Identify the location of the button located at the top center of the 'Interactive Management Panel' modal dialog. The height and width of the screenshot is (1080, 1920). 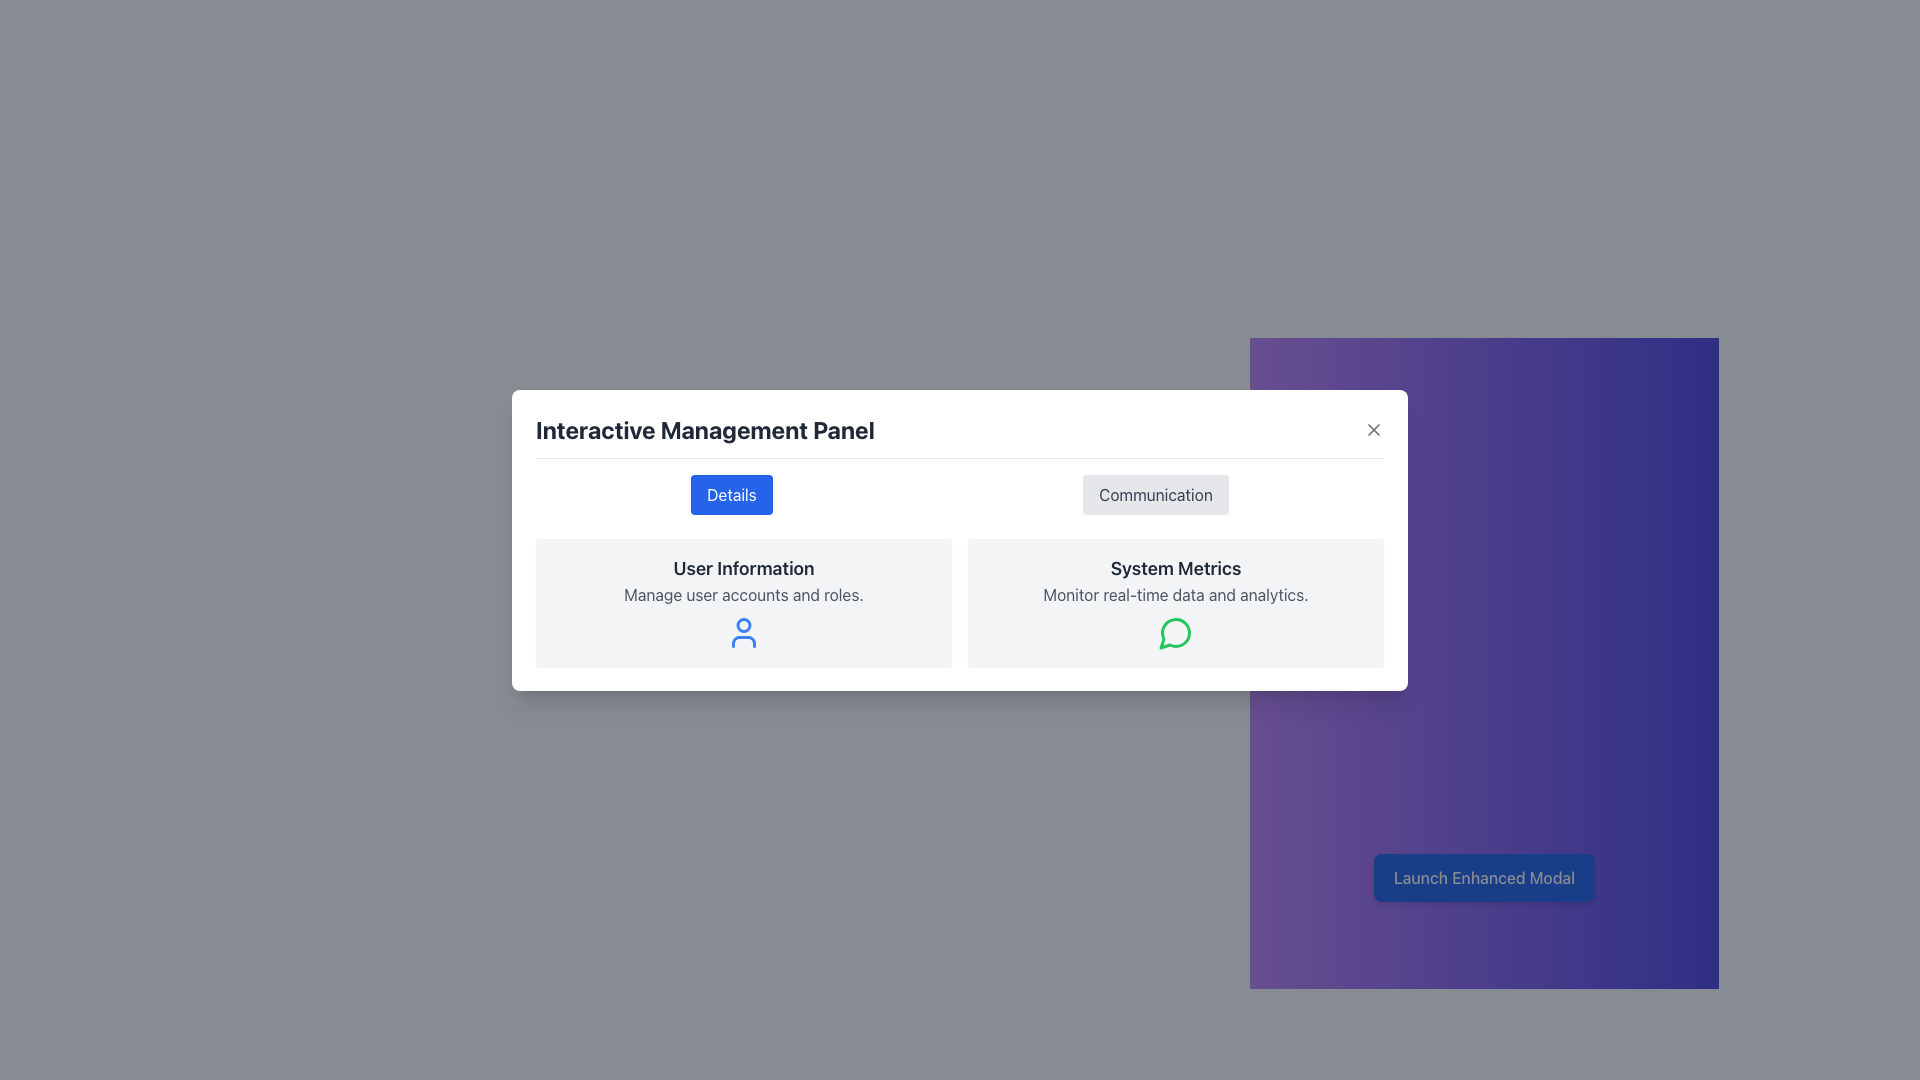
(730, 494).